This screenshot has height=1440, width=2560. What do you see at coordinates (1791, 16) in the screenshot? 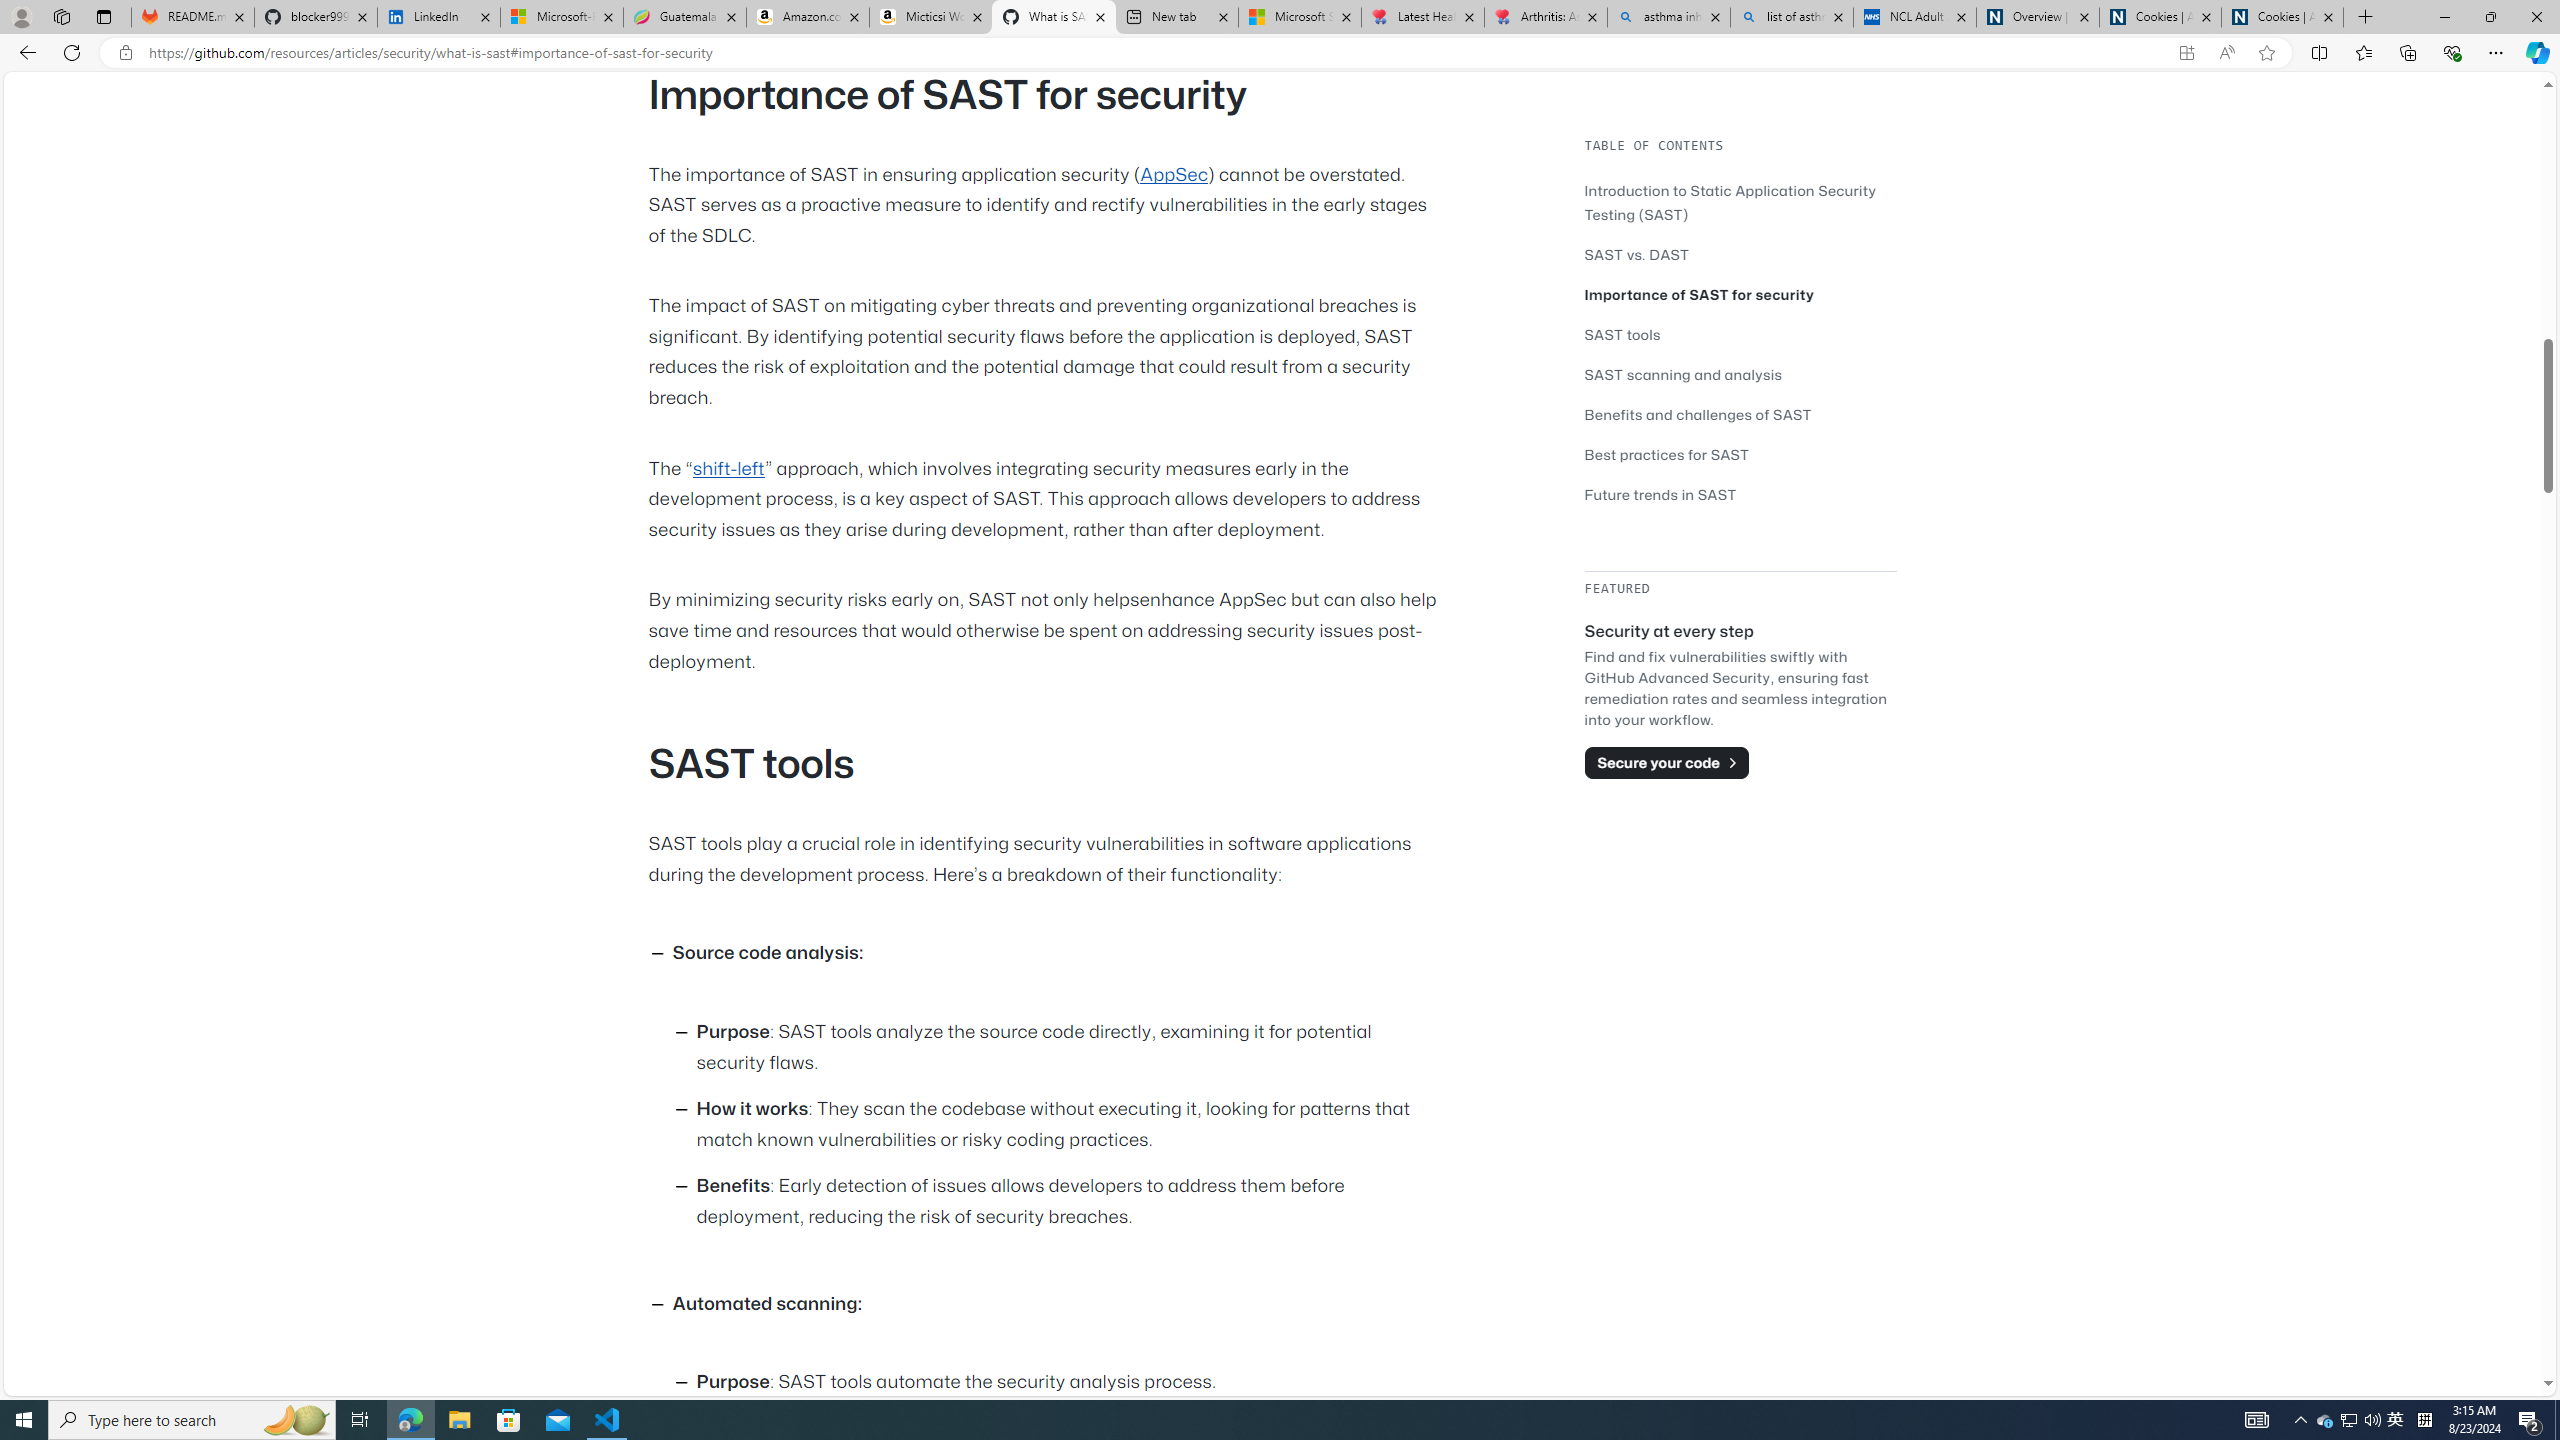
I see `'list of asthma inhalers uk - Search'` at bounding box center [1791, 16].